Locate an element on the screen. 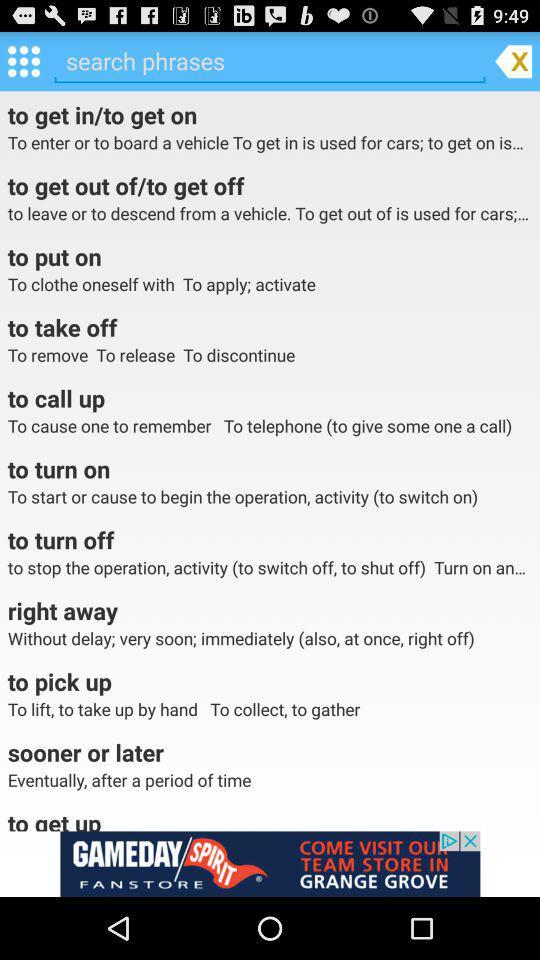 The width and height of the screenshot is (540, 960). begin a search is located at coordinates (270, 61).